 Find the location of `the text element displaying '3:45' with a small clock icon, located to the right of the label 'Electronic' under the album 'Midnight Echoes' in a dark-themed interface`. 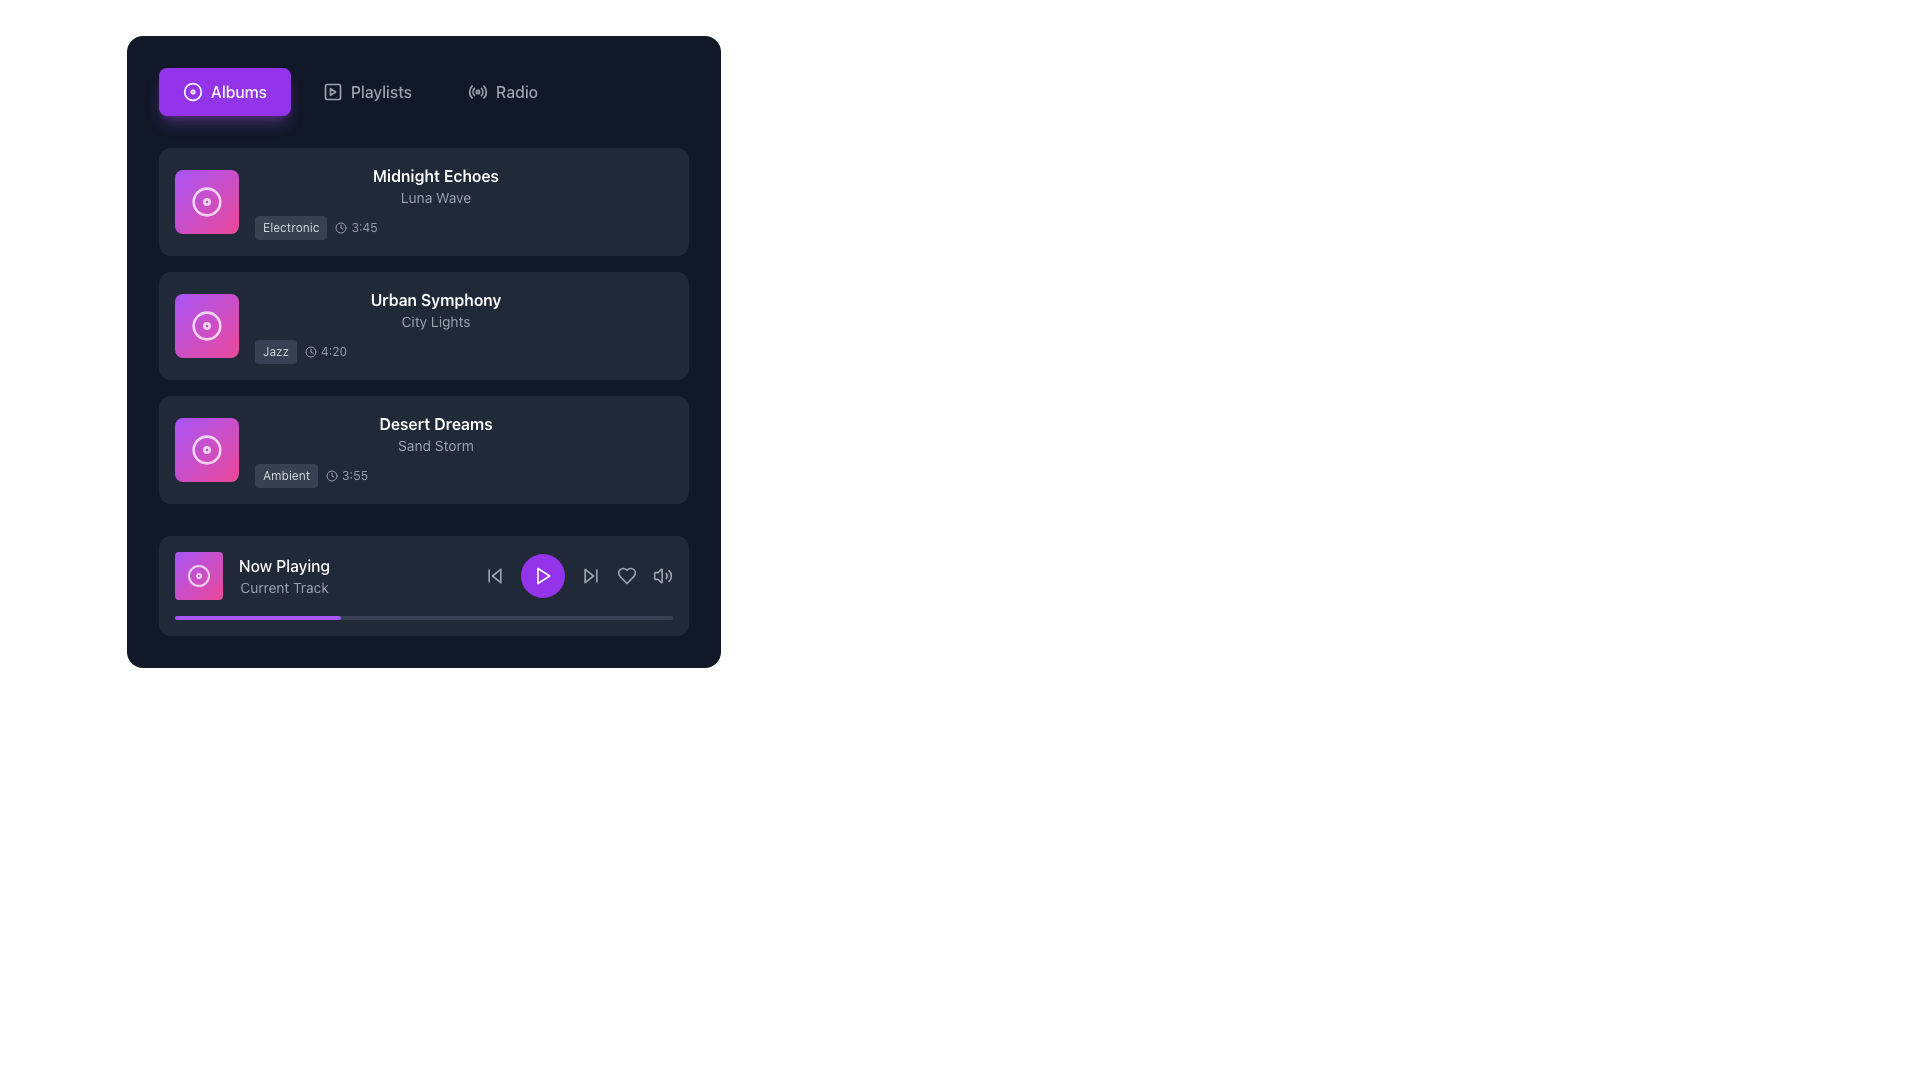

the text element displaying '3:45' with a small clock icon, located to the right of the label 'Electronic' under the album 'Midnight Echoes' in a dark-themed interface is located at coordinates (356, 226).